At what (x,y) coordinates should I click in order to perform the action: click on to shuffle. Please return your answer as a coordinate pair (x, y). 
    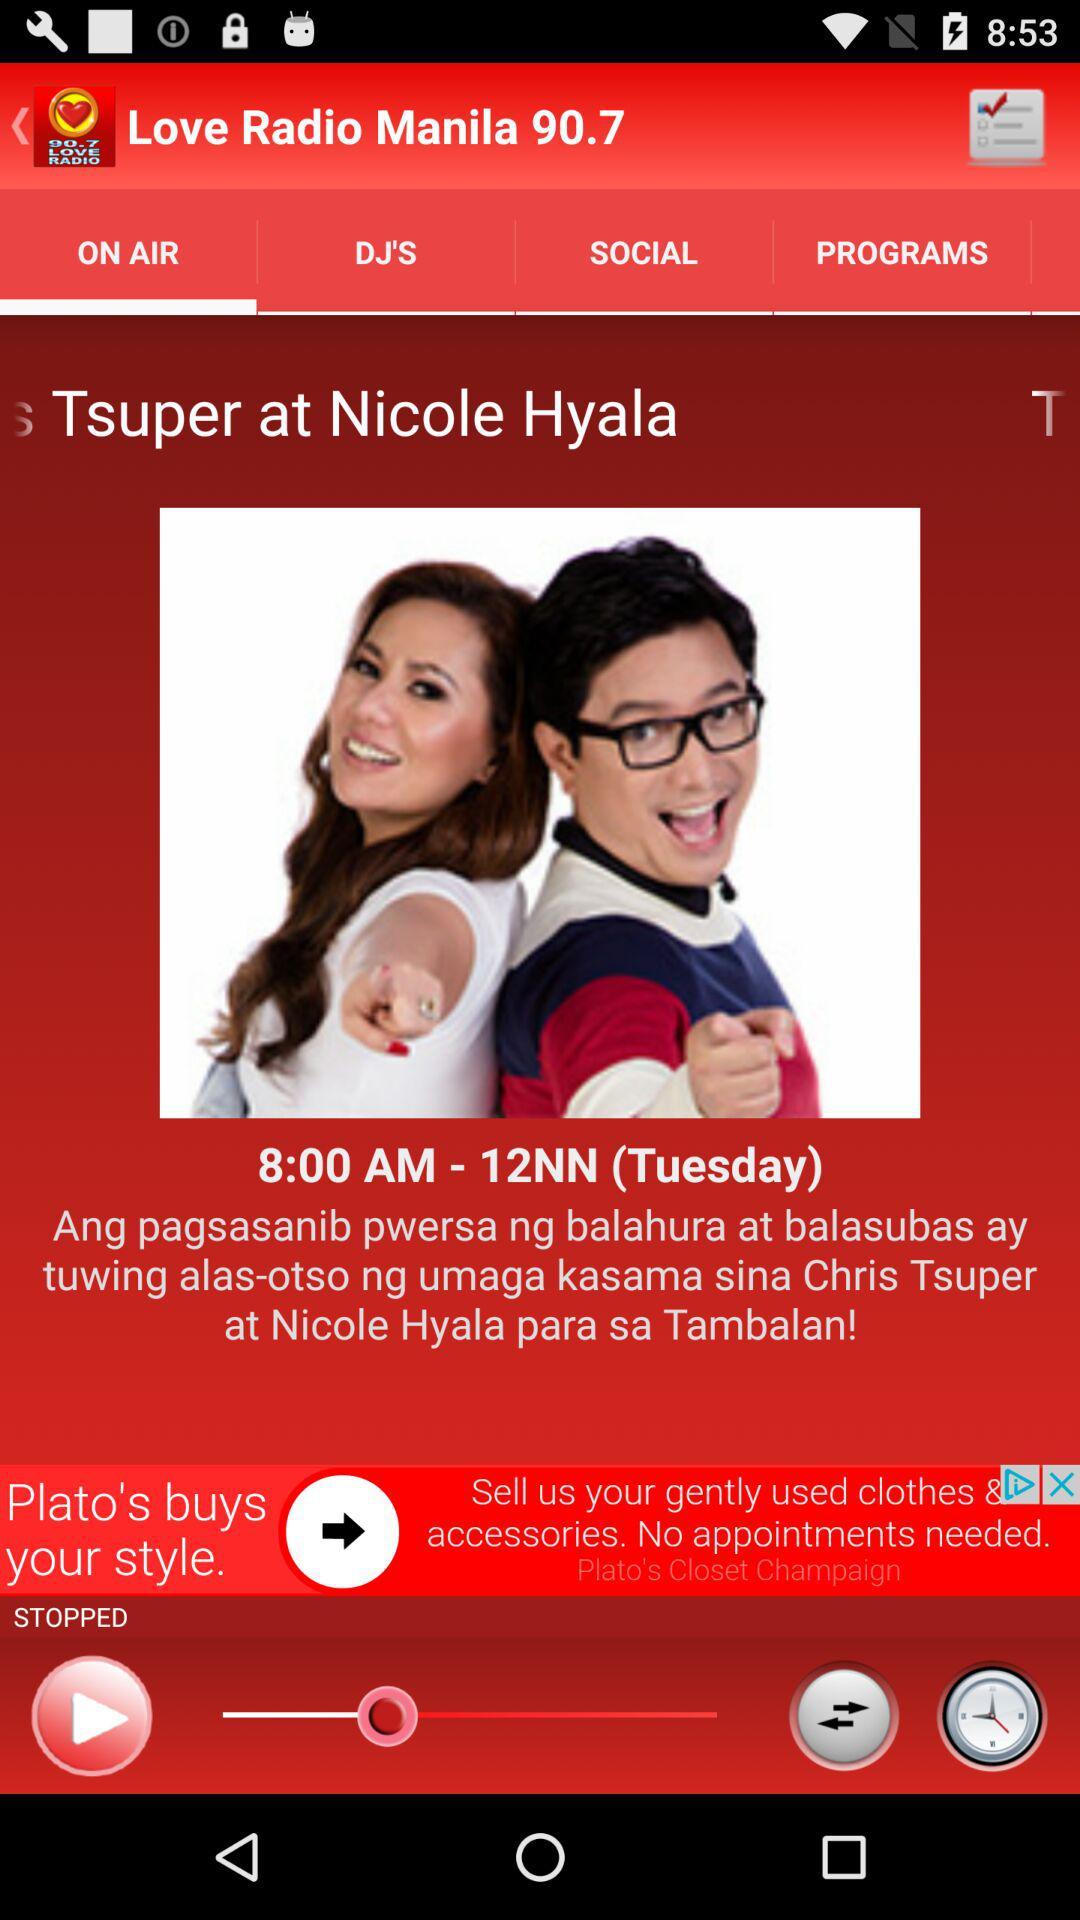
    Looking at the image, I should click on (843, 1714).